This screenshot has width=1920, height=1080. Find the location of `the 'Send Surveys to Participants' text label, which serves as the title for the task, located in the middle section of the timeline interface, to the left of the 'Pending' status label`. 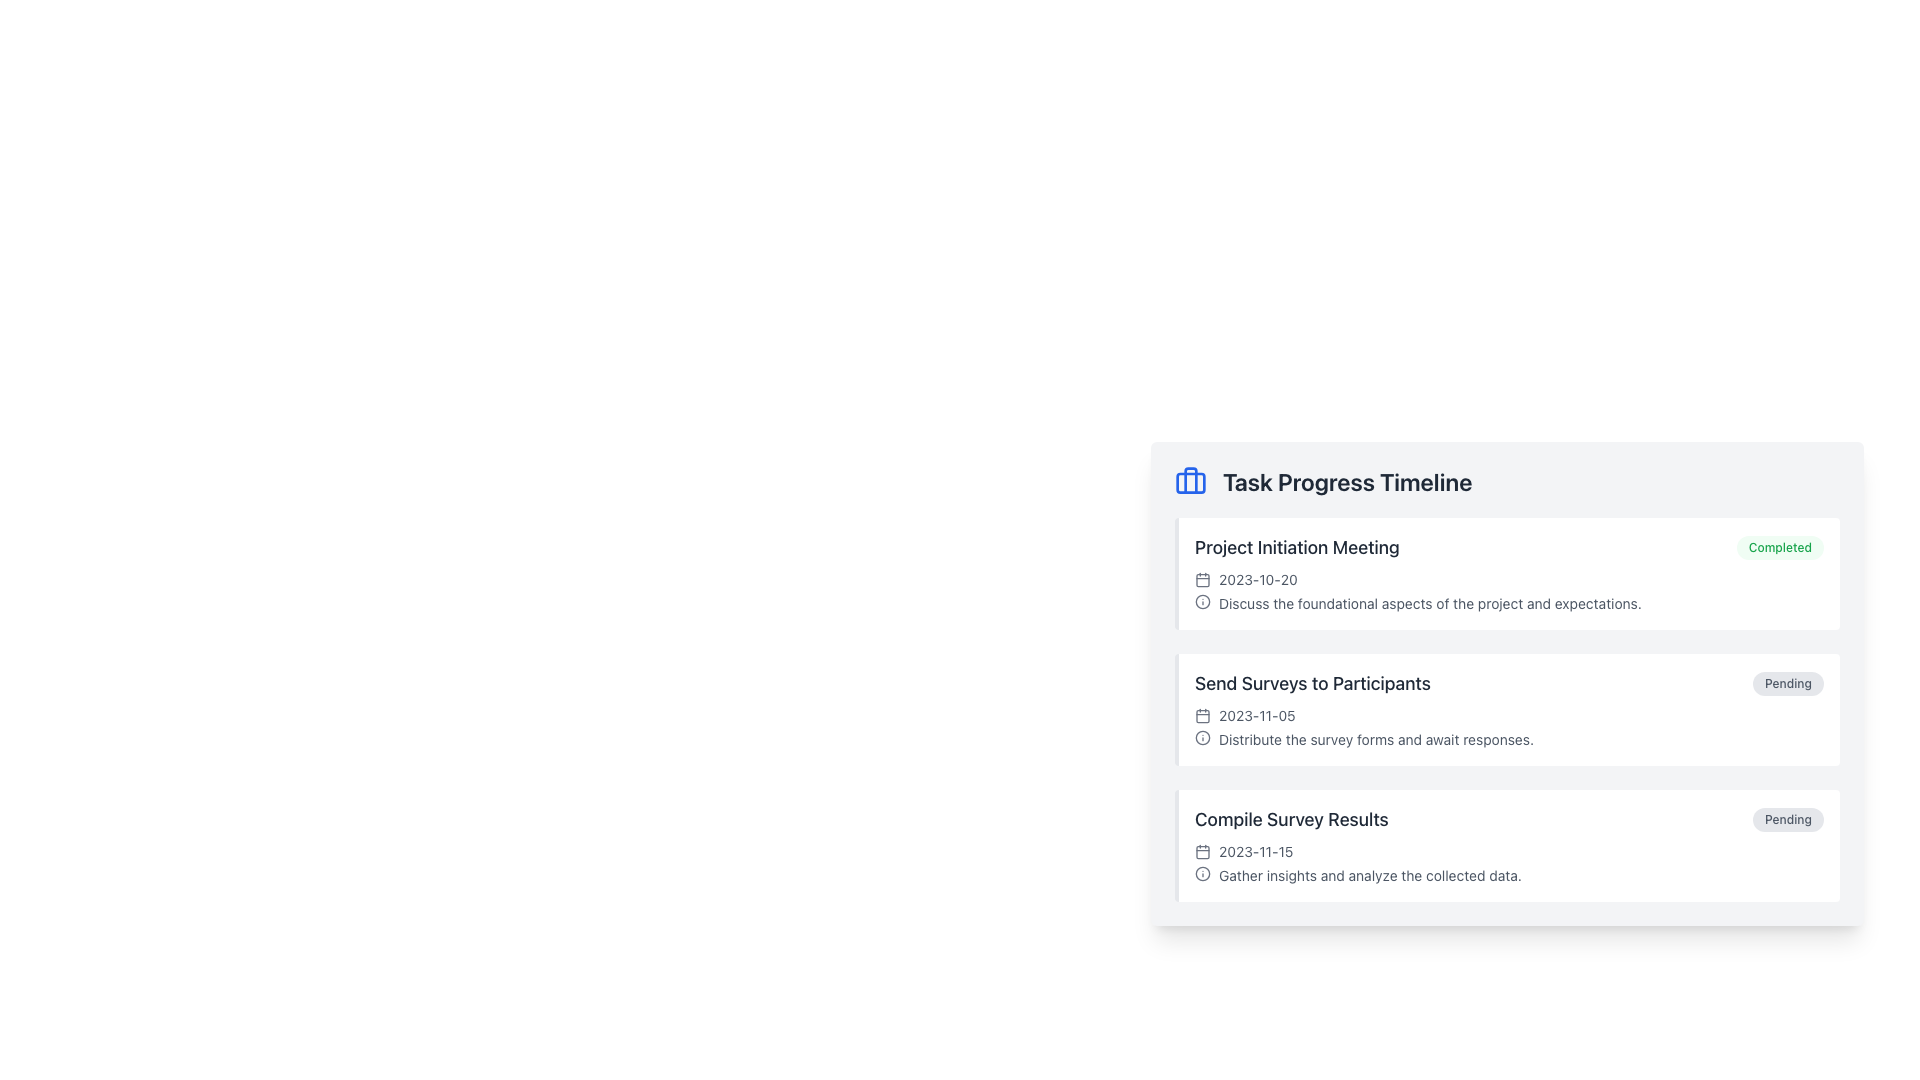

the 'Send Surveys to Participants' text label, which serves as the title for the task, located in the middle section of the timeline interface, to the left of the 'Pending' status label is located at coordinates (1312, 682).